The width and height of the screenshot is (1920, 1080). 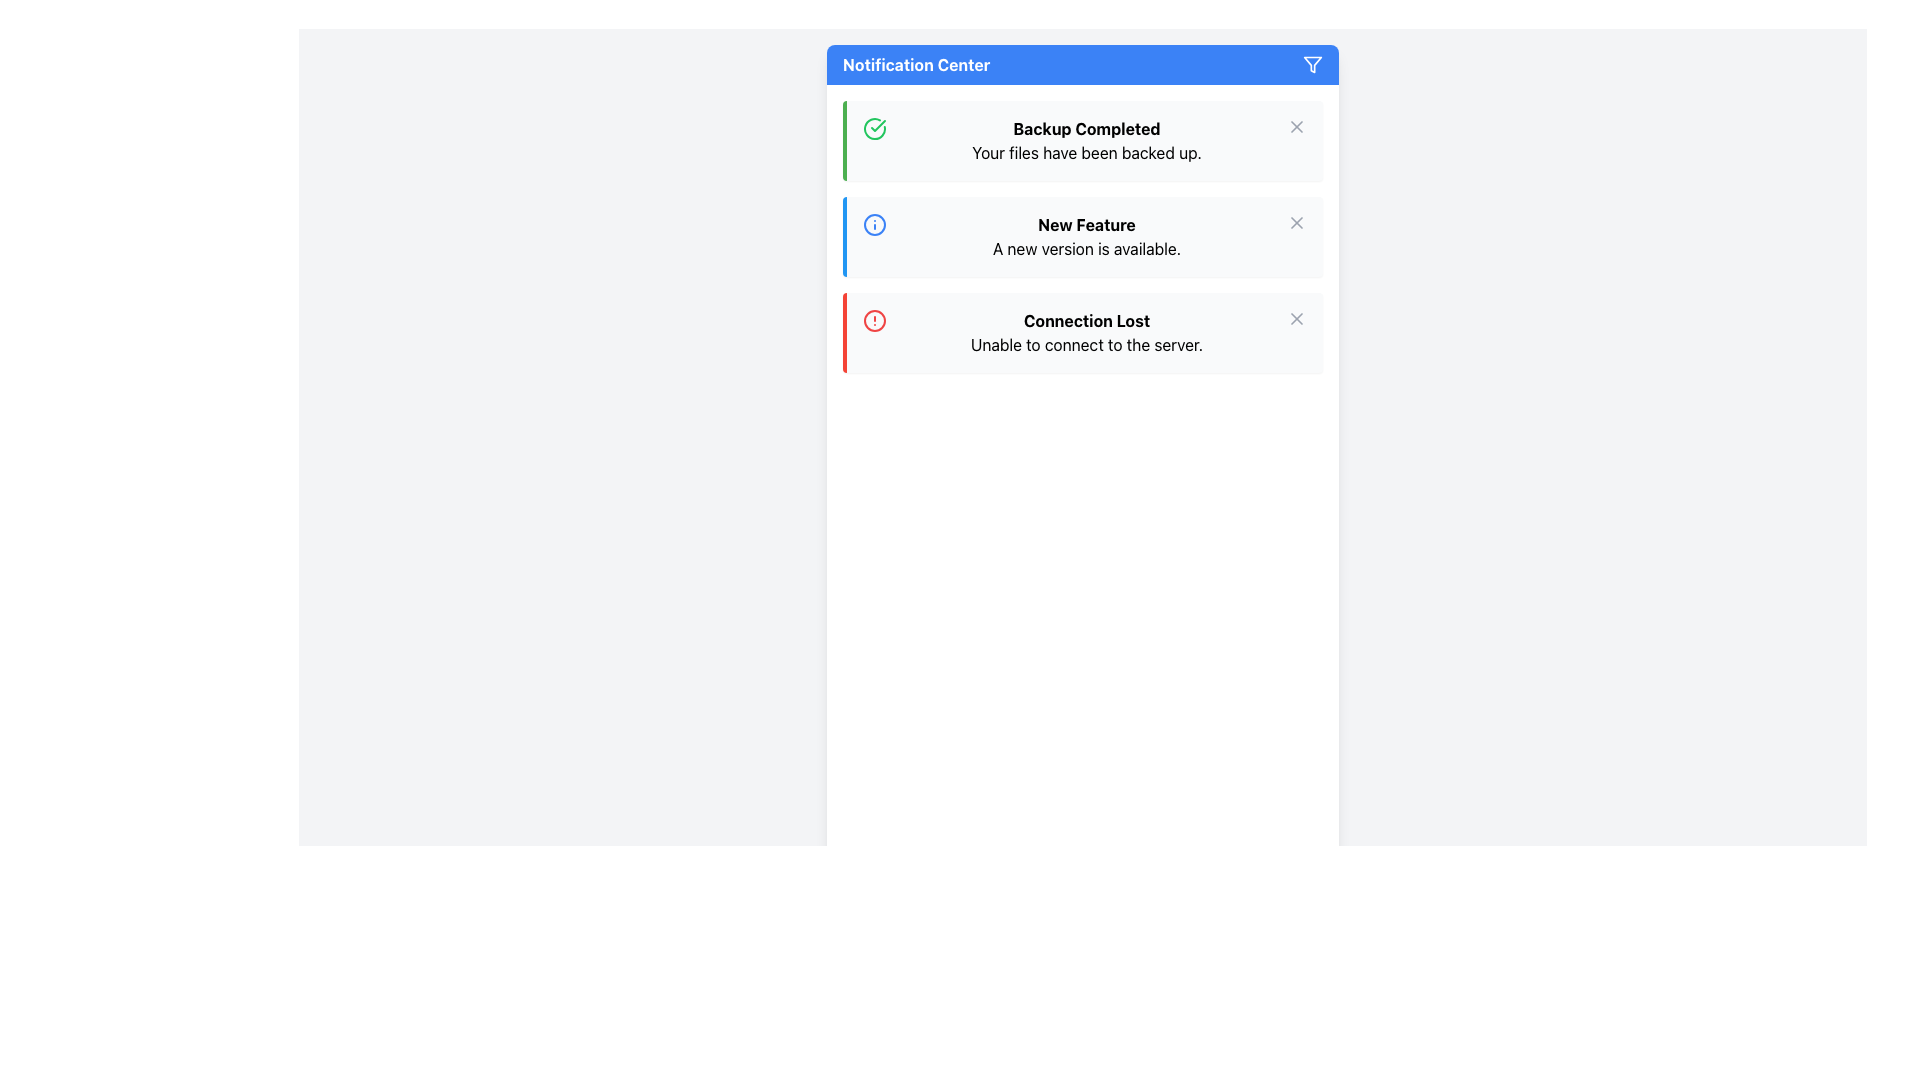 What do you see at coordinates (915, 64) in the screenshot?
I see `the static text label indicating the title or purpose of the notification panel, which is positioned near the center-left of the blue header bar` at bounding box center [915, 64].